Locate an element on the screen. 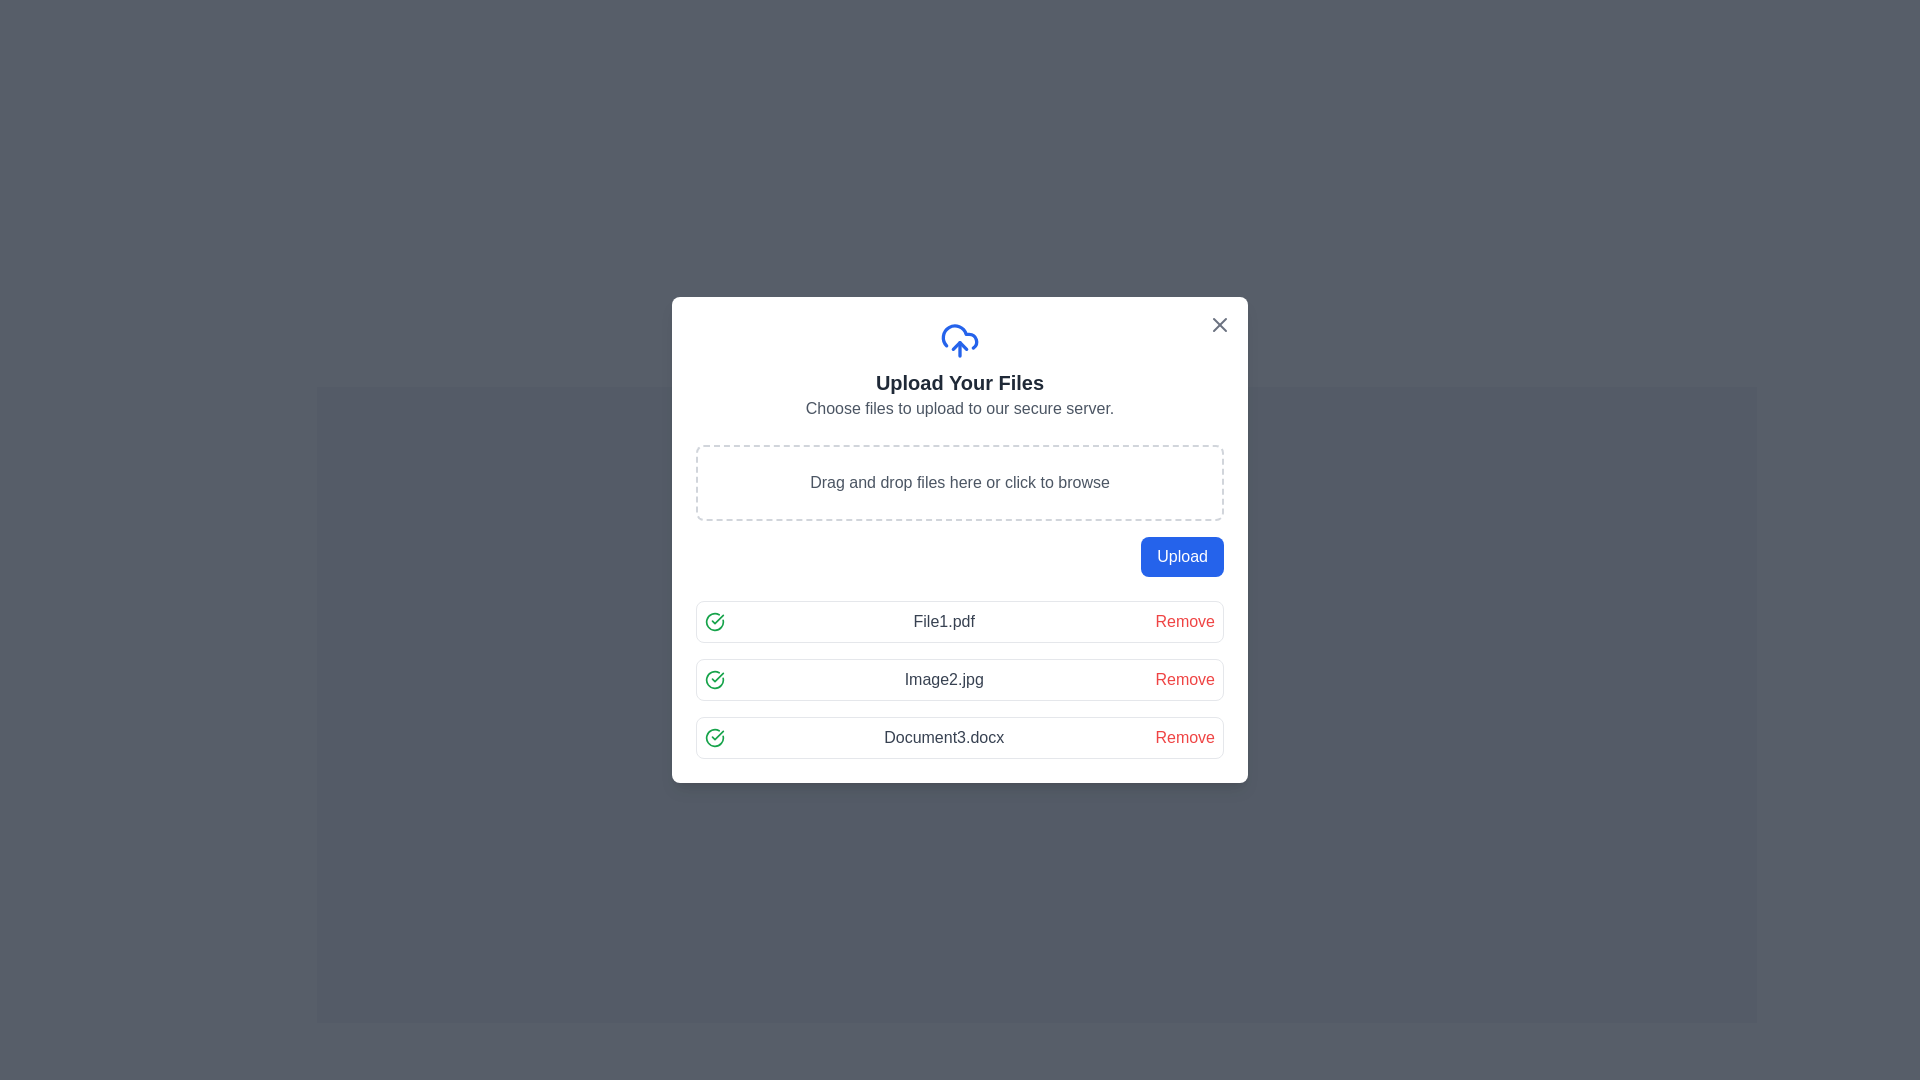  the 'Remove' button located at the far right of the row for the file named 'Document3.docx' in the upload interface is located at coordinates (1185, 737).